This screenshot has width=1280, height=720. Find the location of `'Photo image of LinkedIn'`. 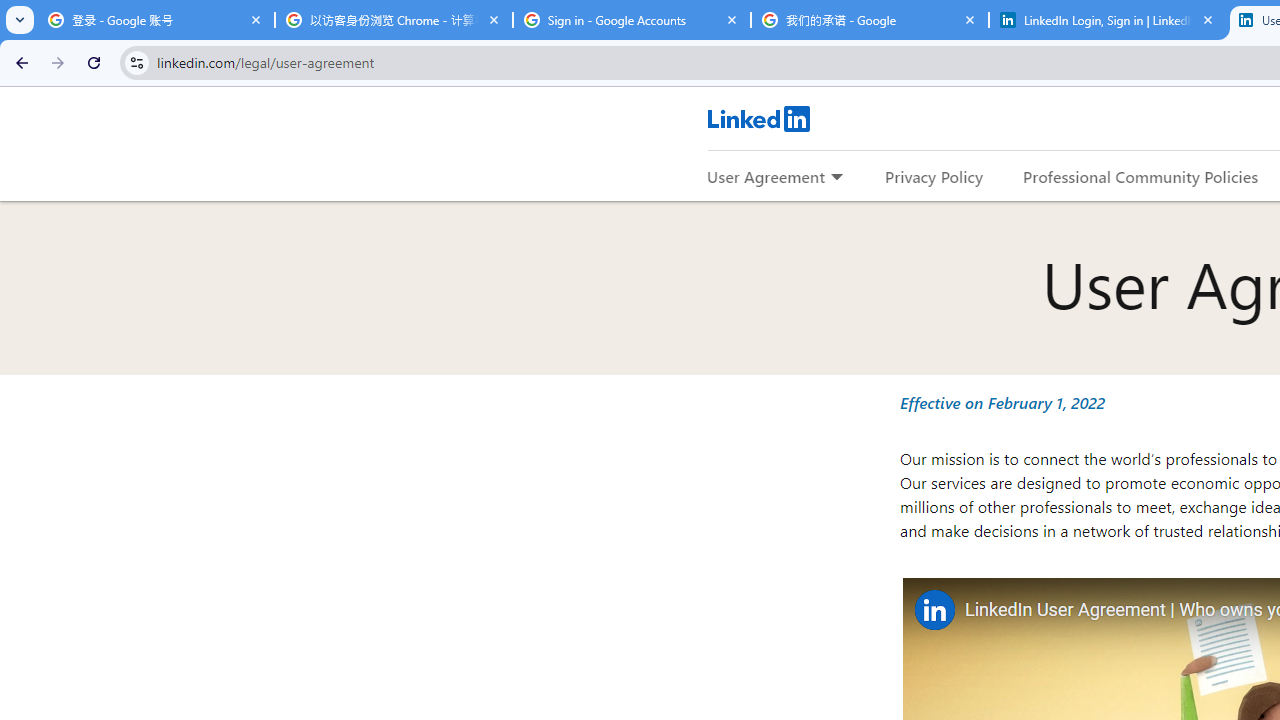

'Photo image of LinkedIn' is located at coordinates (933, 608).